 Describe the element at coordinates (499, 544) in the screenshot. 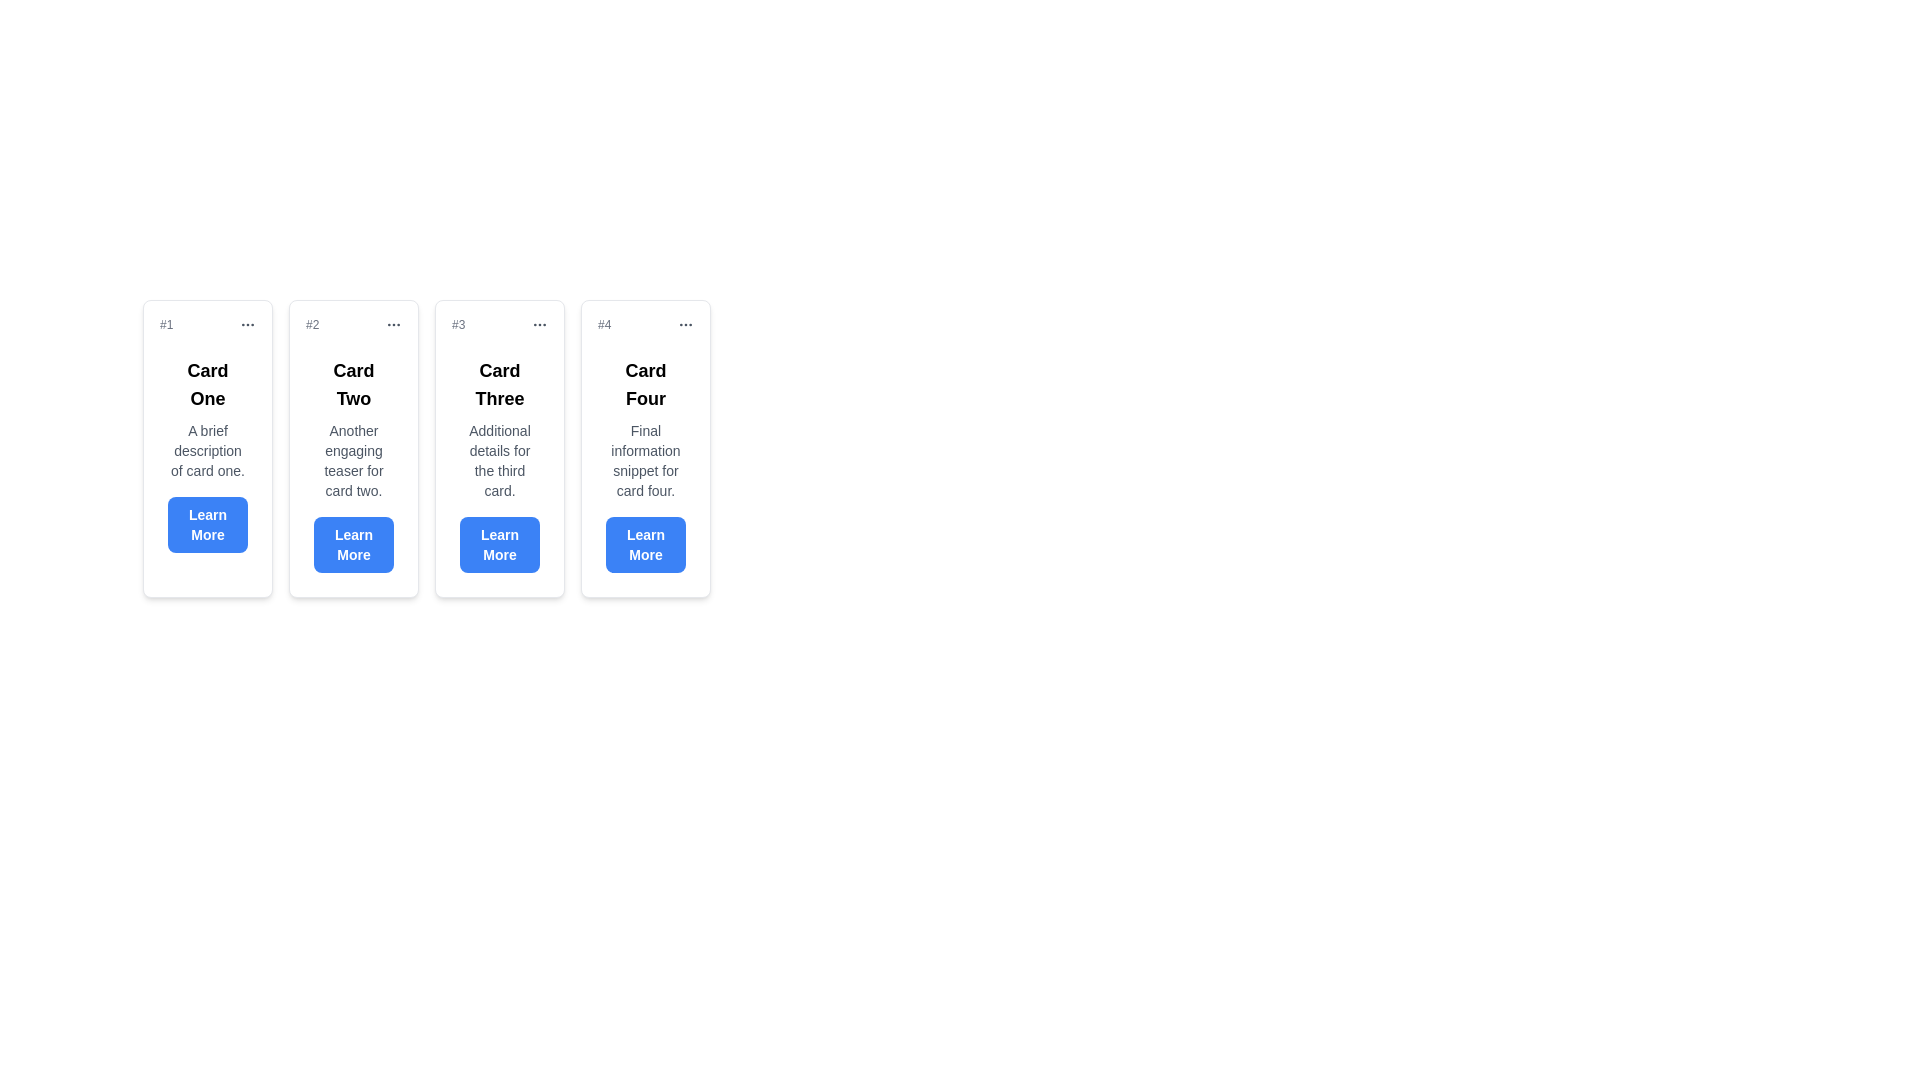

I see `the 'Learn More' button with rounded corners and a blue background, located at the bottom of the third card, to change its background color` at that location.